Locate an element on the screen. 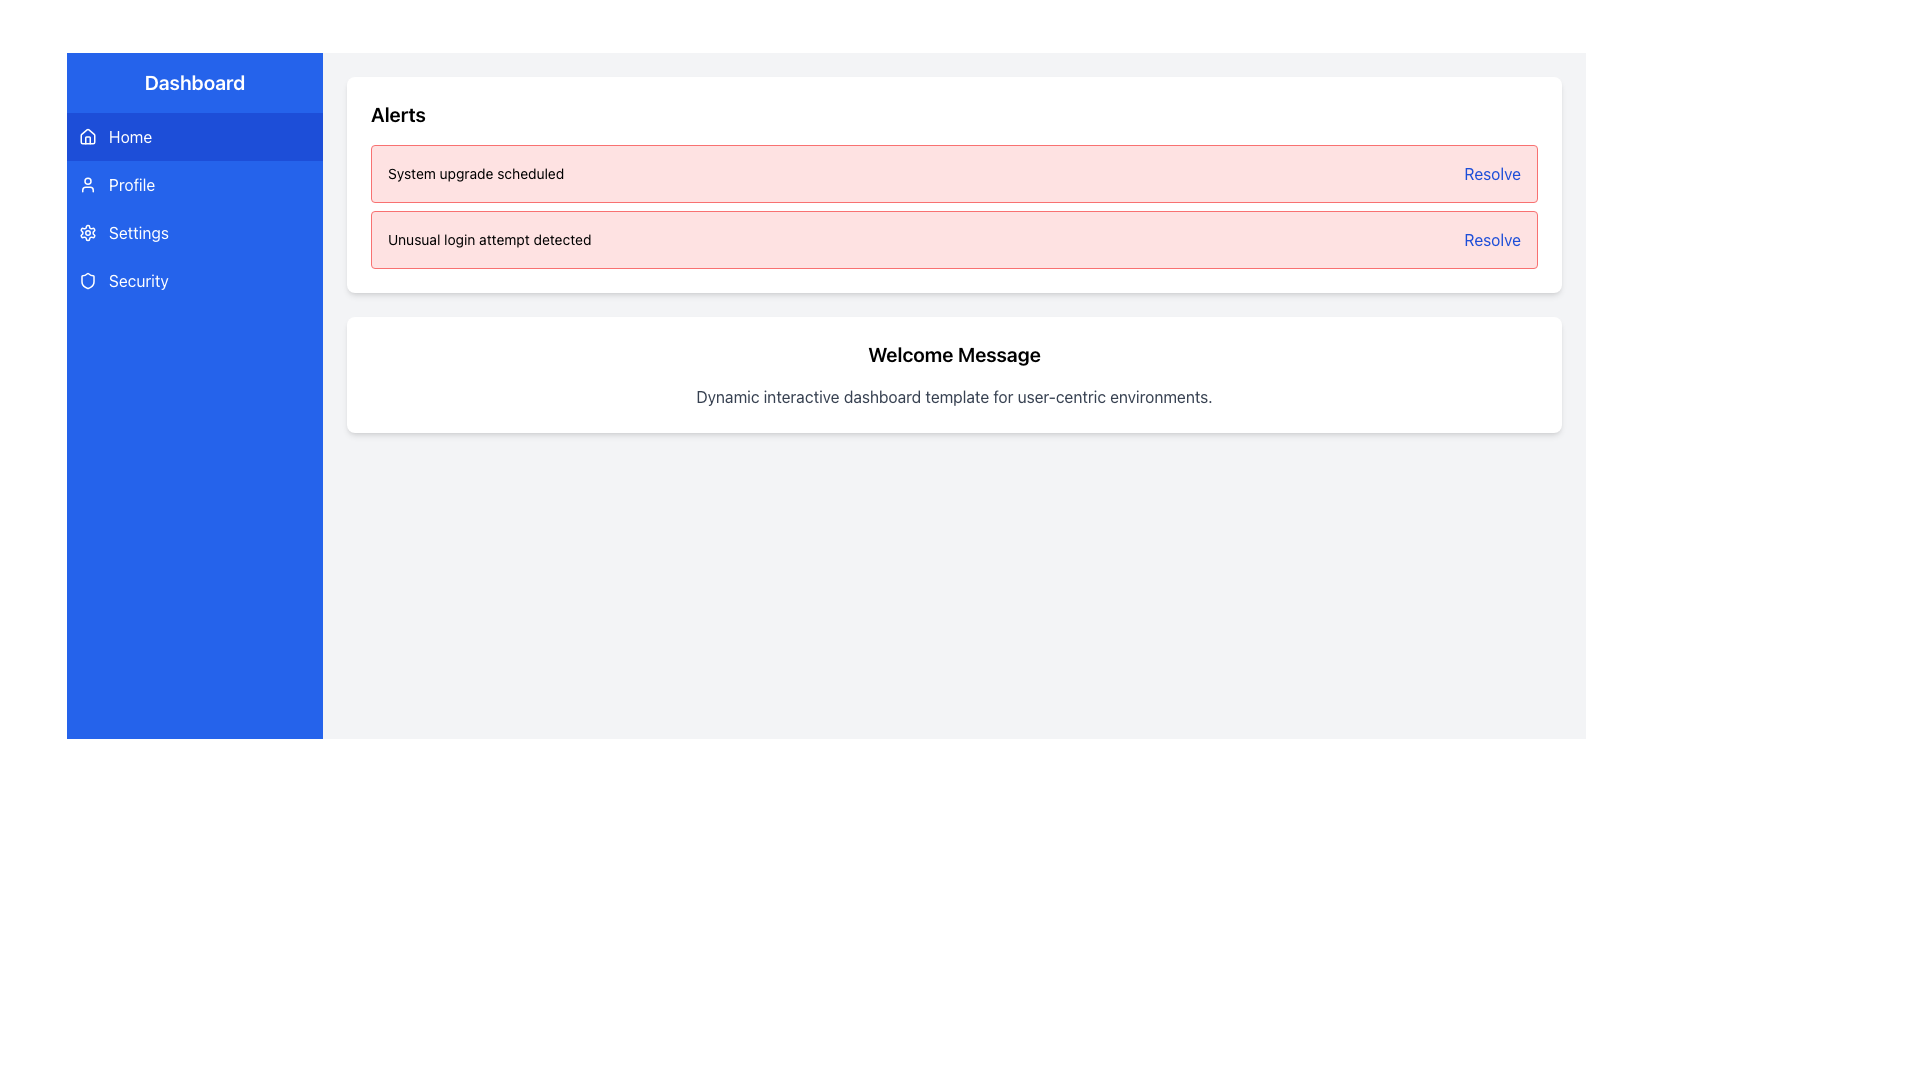  the small circular user profile icon located in the second item of the blue vertical navigation sidebar is located at coordinates (86, 185).